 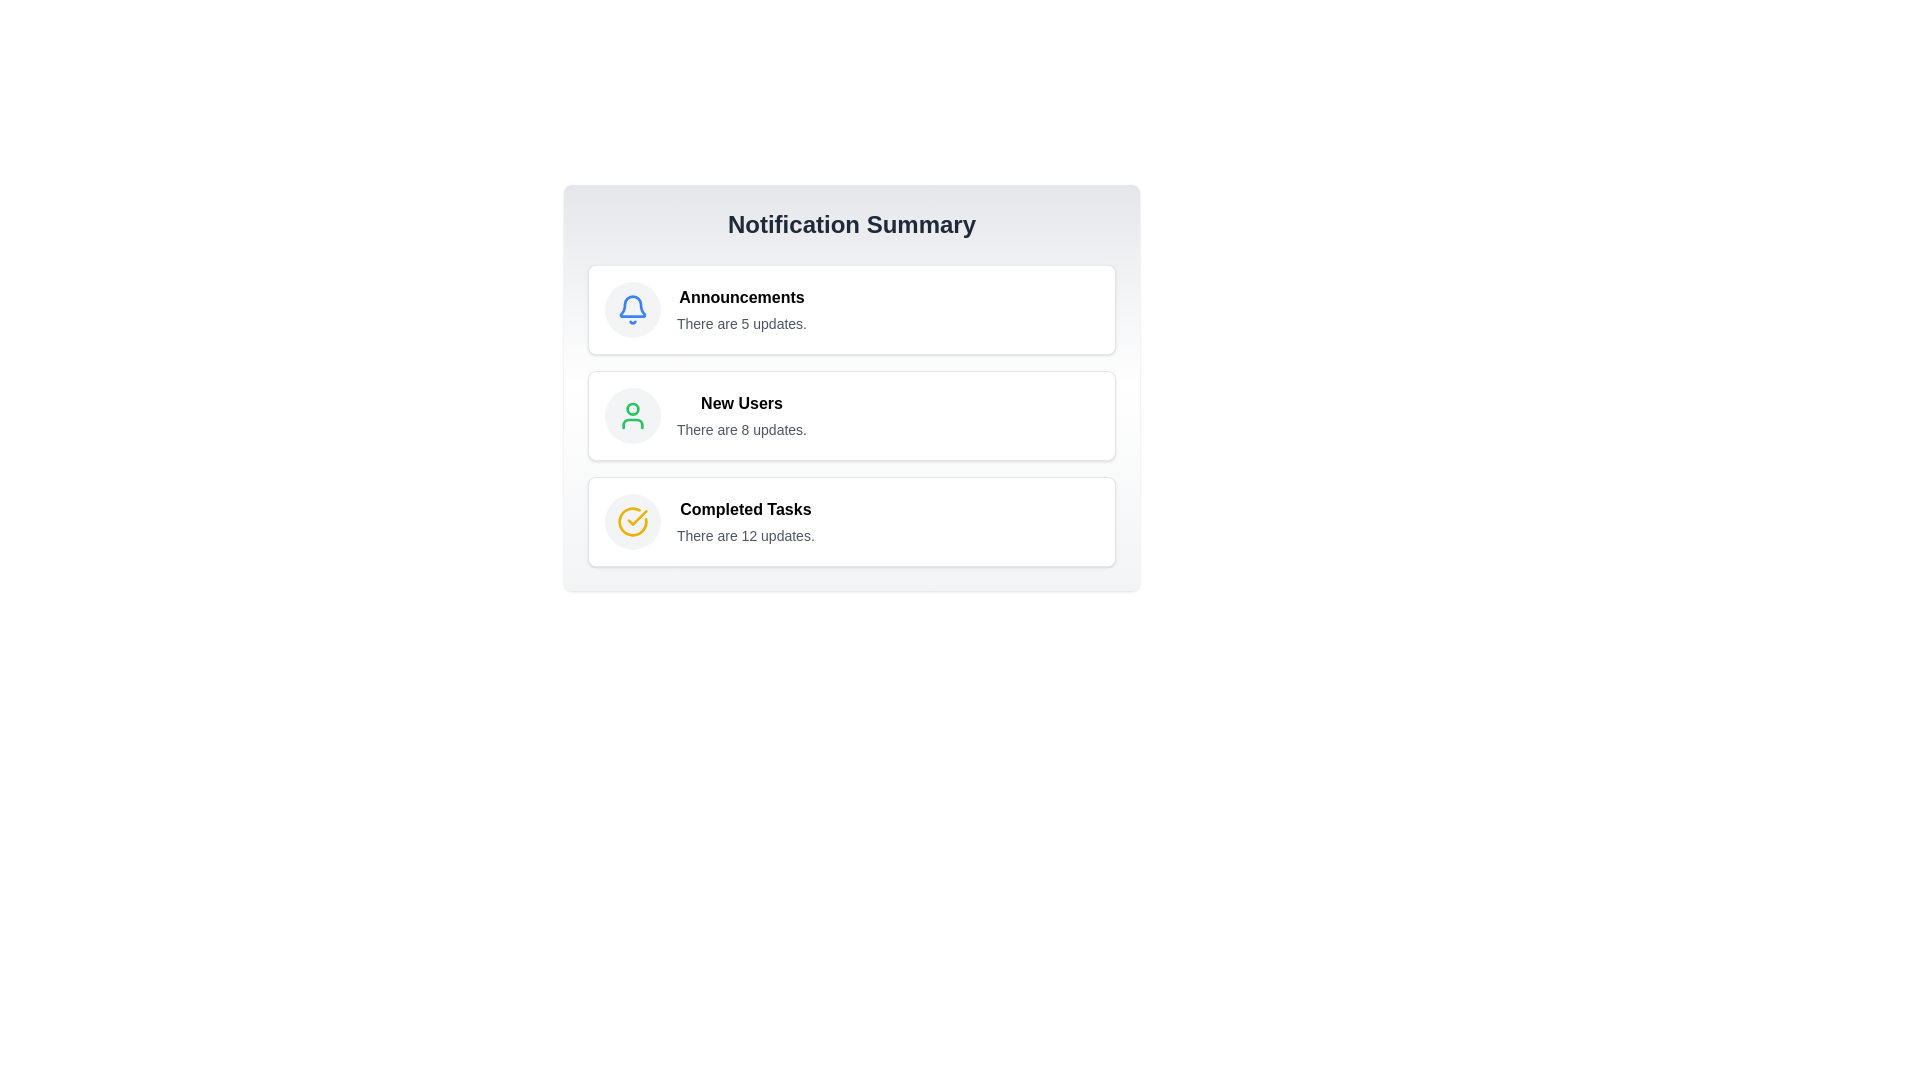 I want to click on the visual indicator icon located in the 'Completed Tasks' section, positioned to the left of the text 'Completed Tasks' and 'There are 12 updates.', so click(x=632, y=520).